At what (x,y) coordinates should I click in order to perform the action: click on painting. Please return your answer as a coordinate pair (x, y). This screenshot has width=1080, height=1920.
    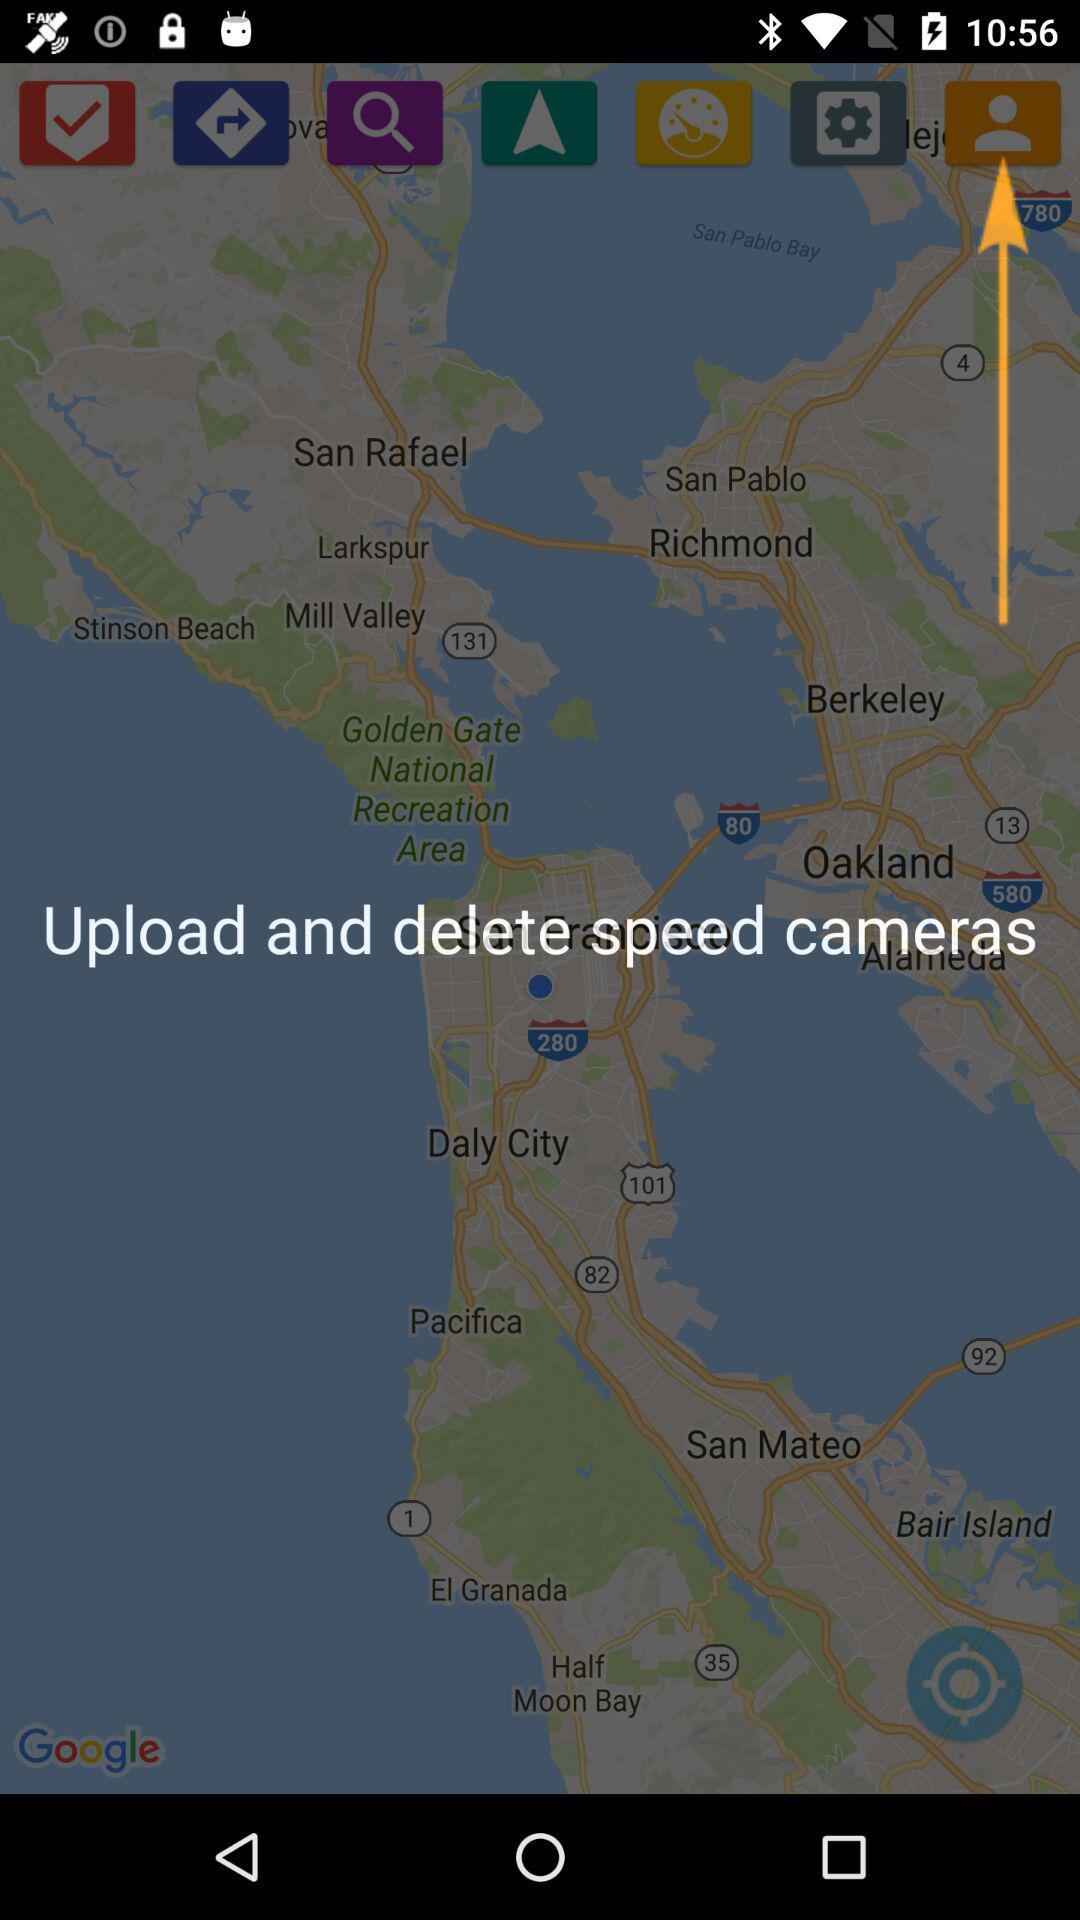
    Looking at the image, I should click on (692, 121).